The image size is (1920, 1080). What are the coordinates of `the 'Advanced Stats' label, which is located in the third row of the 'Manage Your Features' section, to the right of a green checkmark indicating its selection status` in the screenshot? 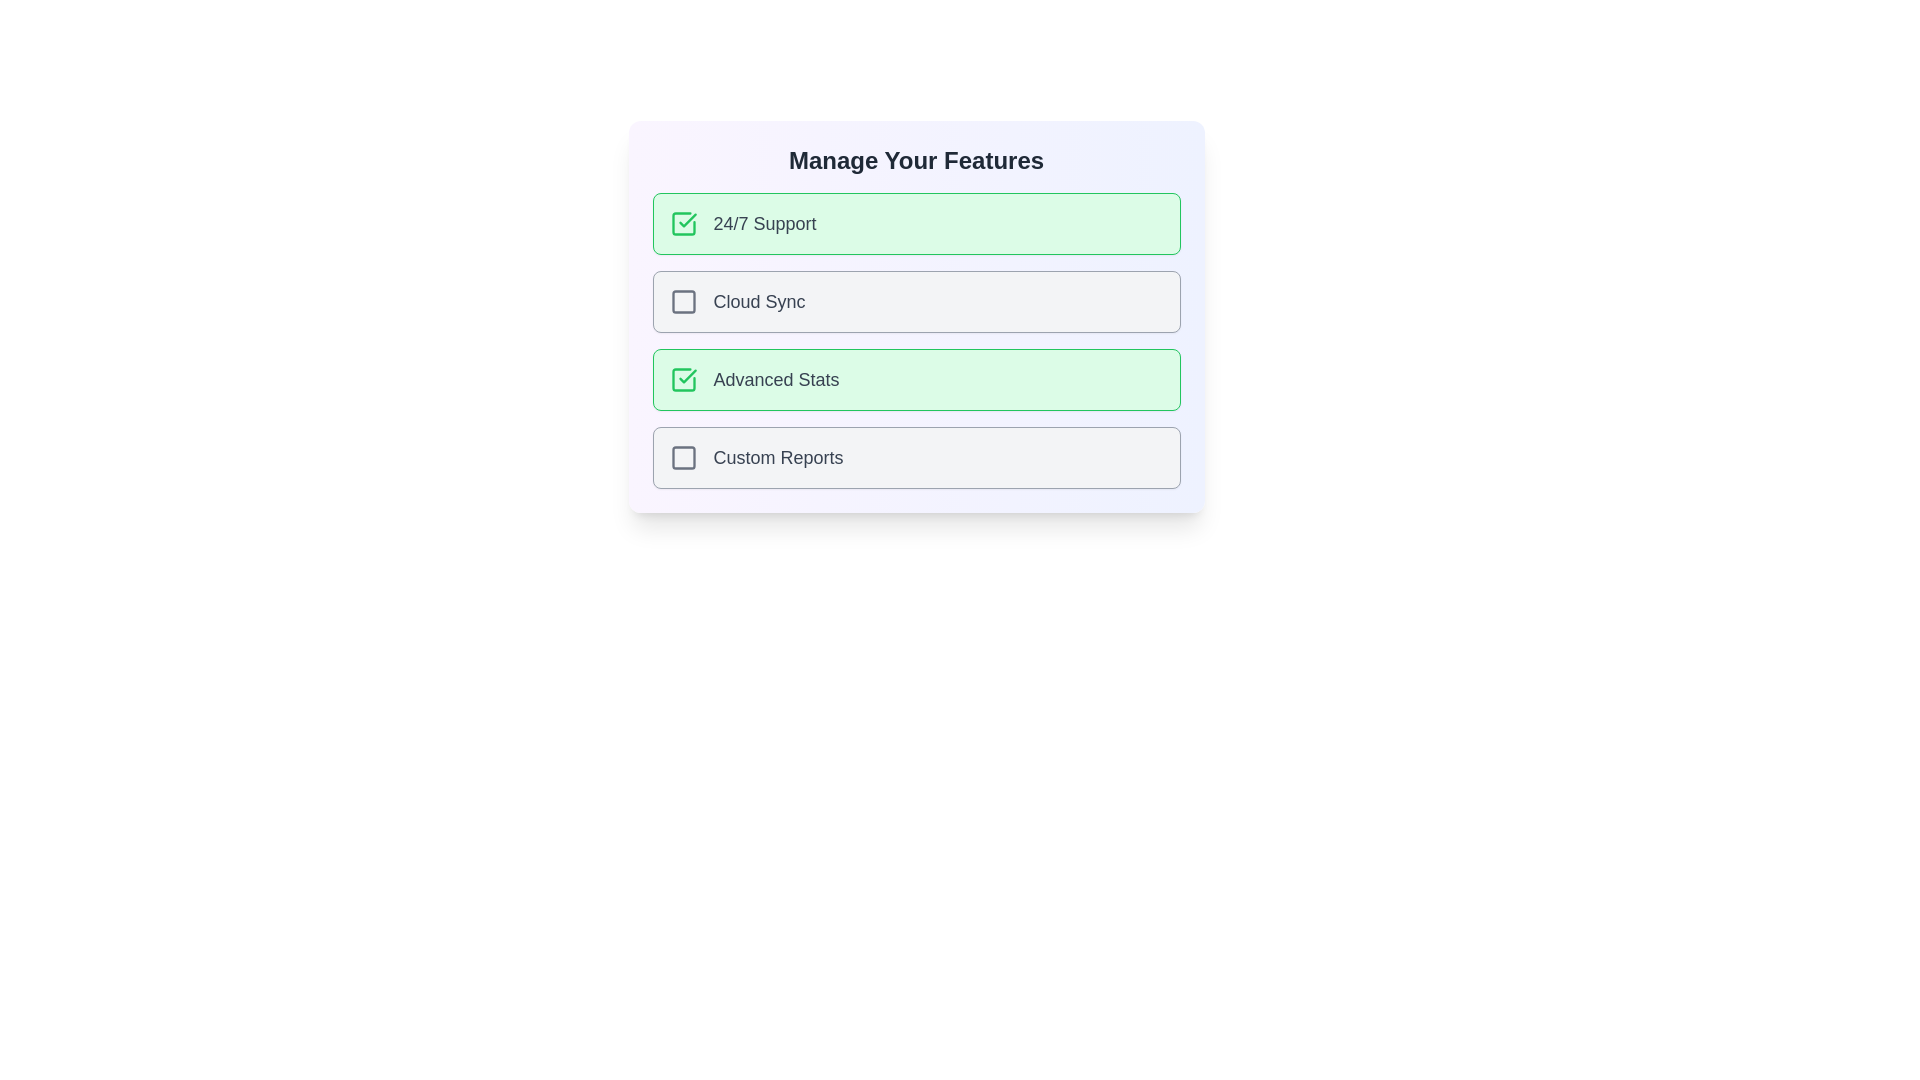 It's located at (775, 380).